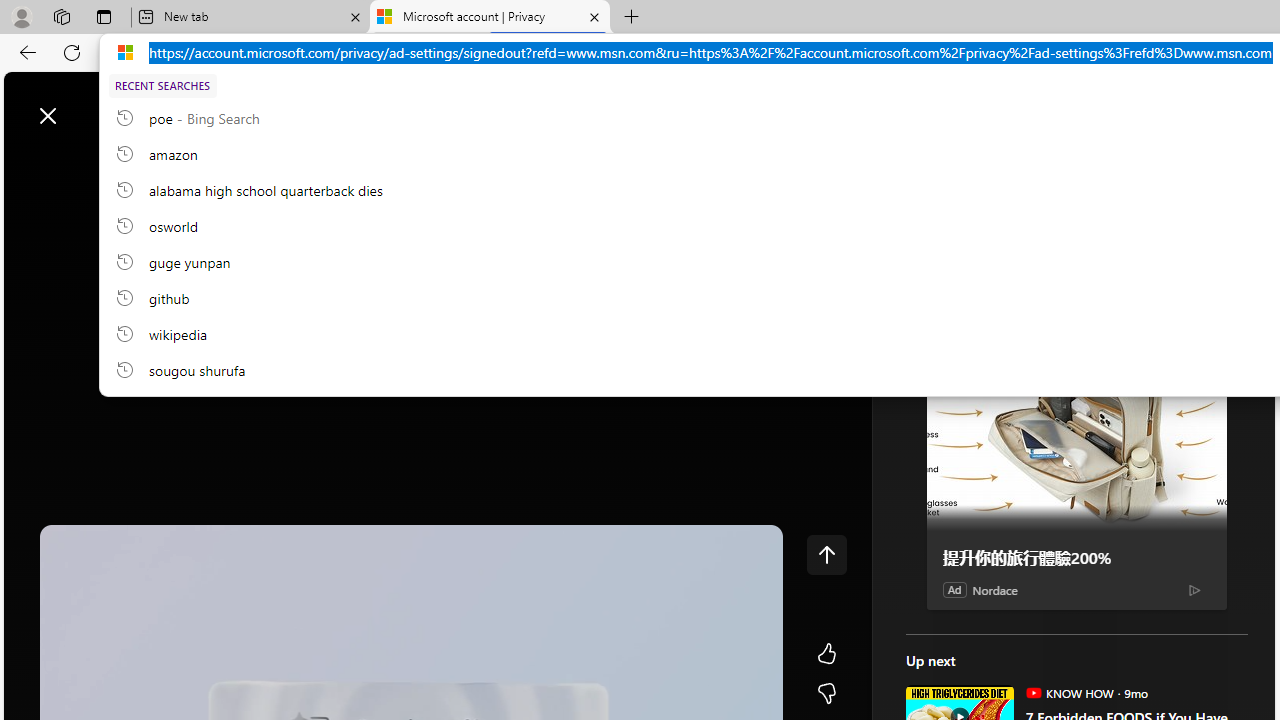  Describe the element at coordinates (29, 162) in the screenshot. I see `'Open navigation menu'` at that location.